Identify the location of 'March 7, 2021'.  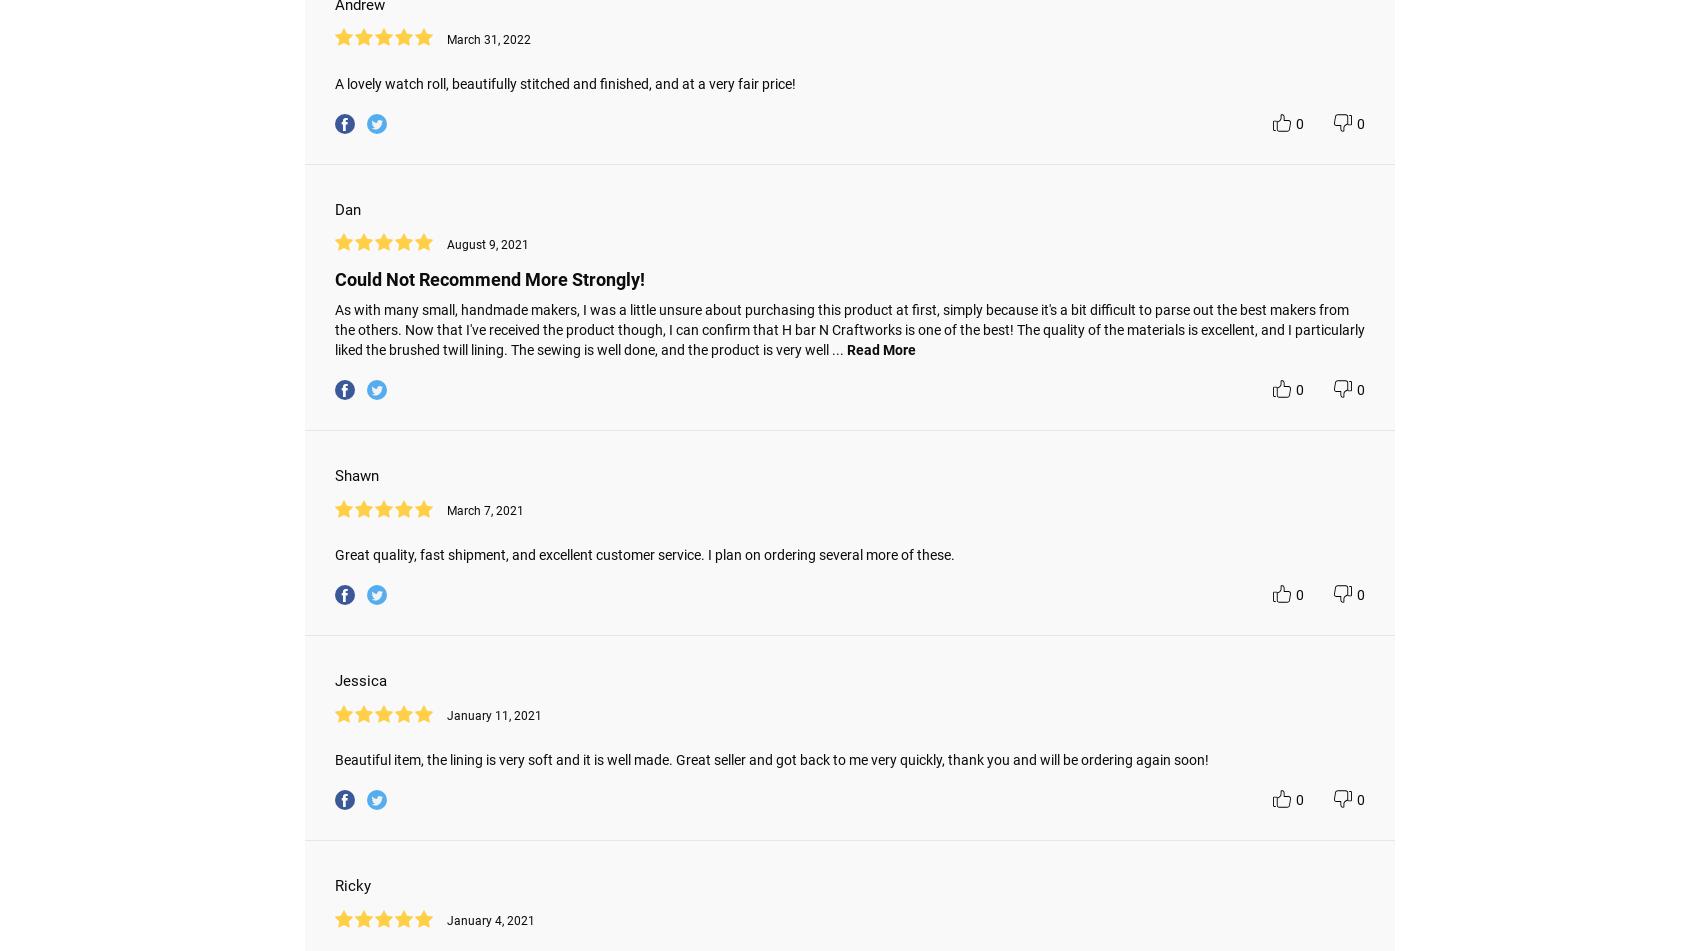
(446, 509).